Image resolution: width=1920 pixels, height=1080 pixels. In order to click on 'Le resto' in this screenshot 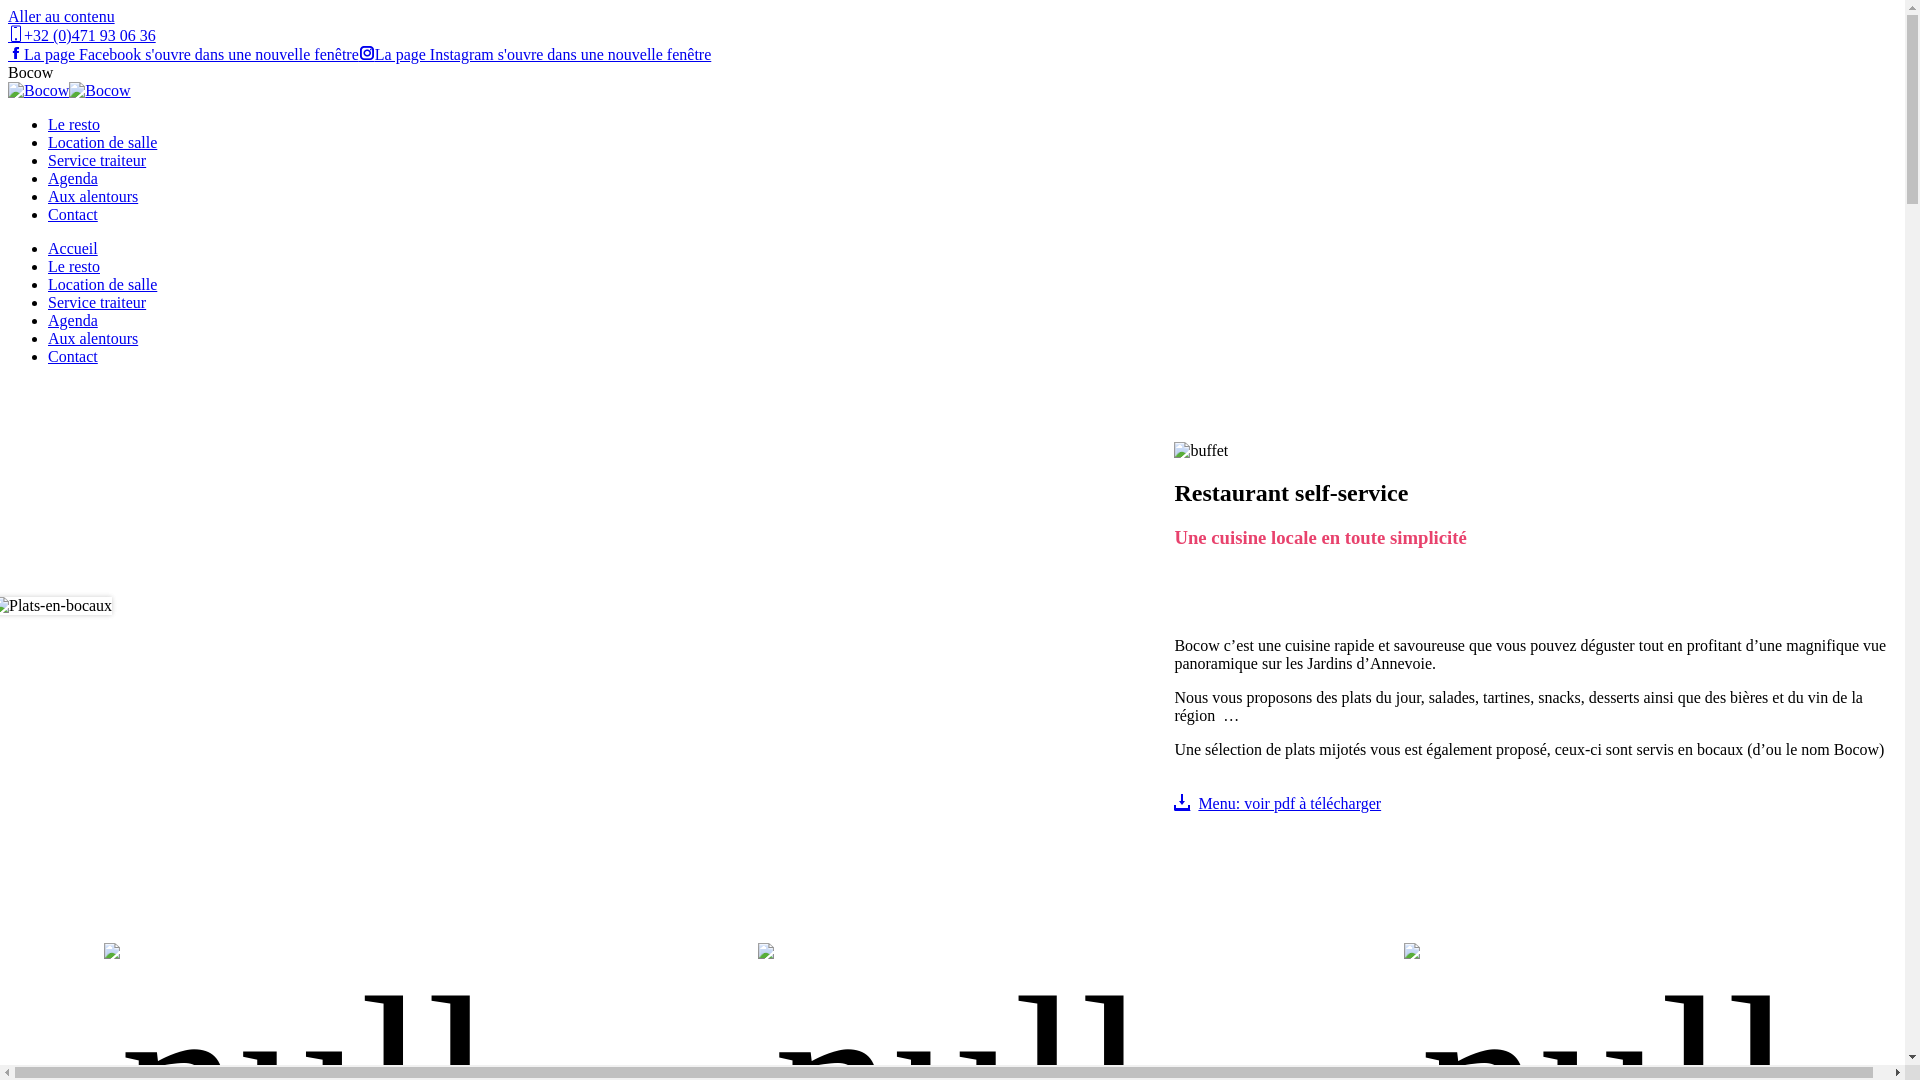, I will do `click(48, 265)`.